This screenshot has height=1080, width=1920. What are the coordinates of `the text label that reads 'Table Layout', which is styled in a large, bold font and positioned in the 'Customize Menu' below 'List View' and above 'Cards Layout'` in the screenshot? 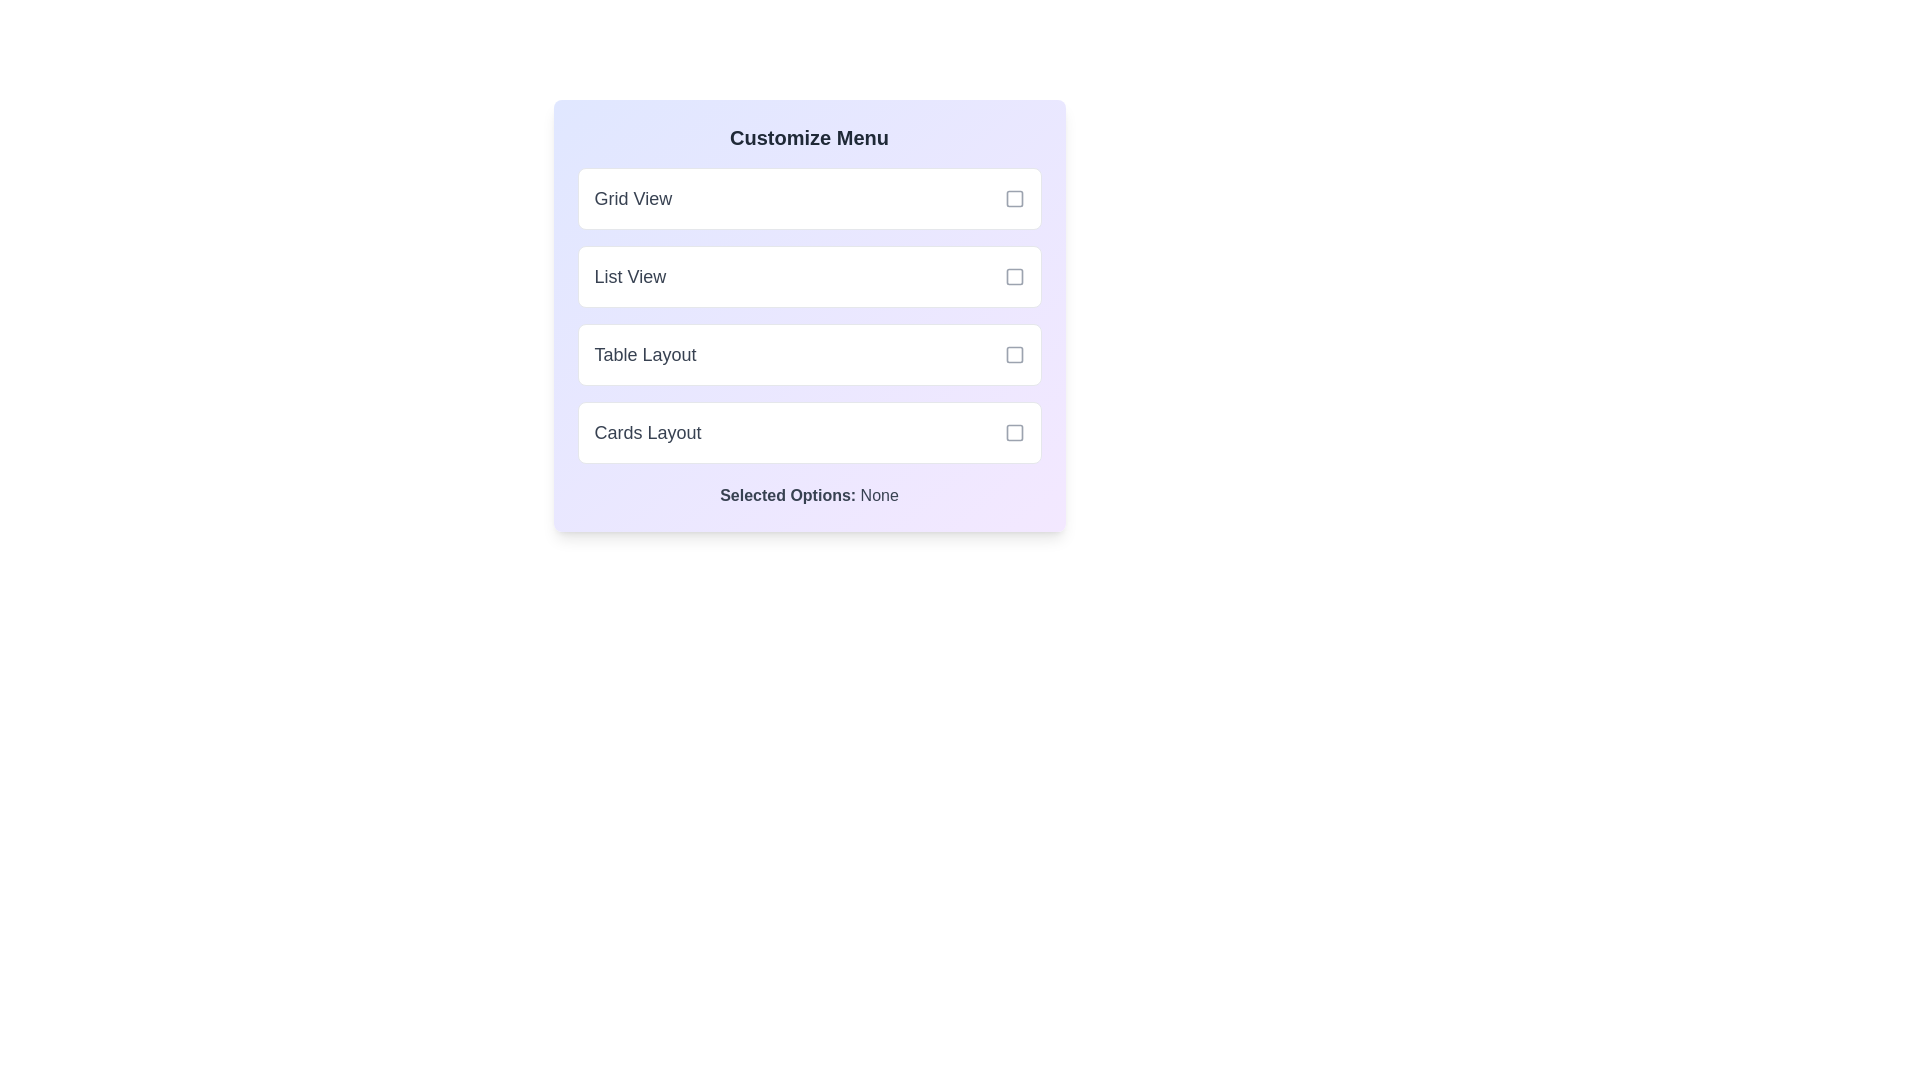 It's located at (645, 353).